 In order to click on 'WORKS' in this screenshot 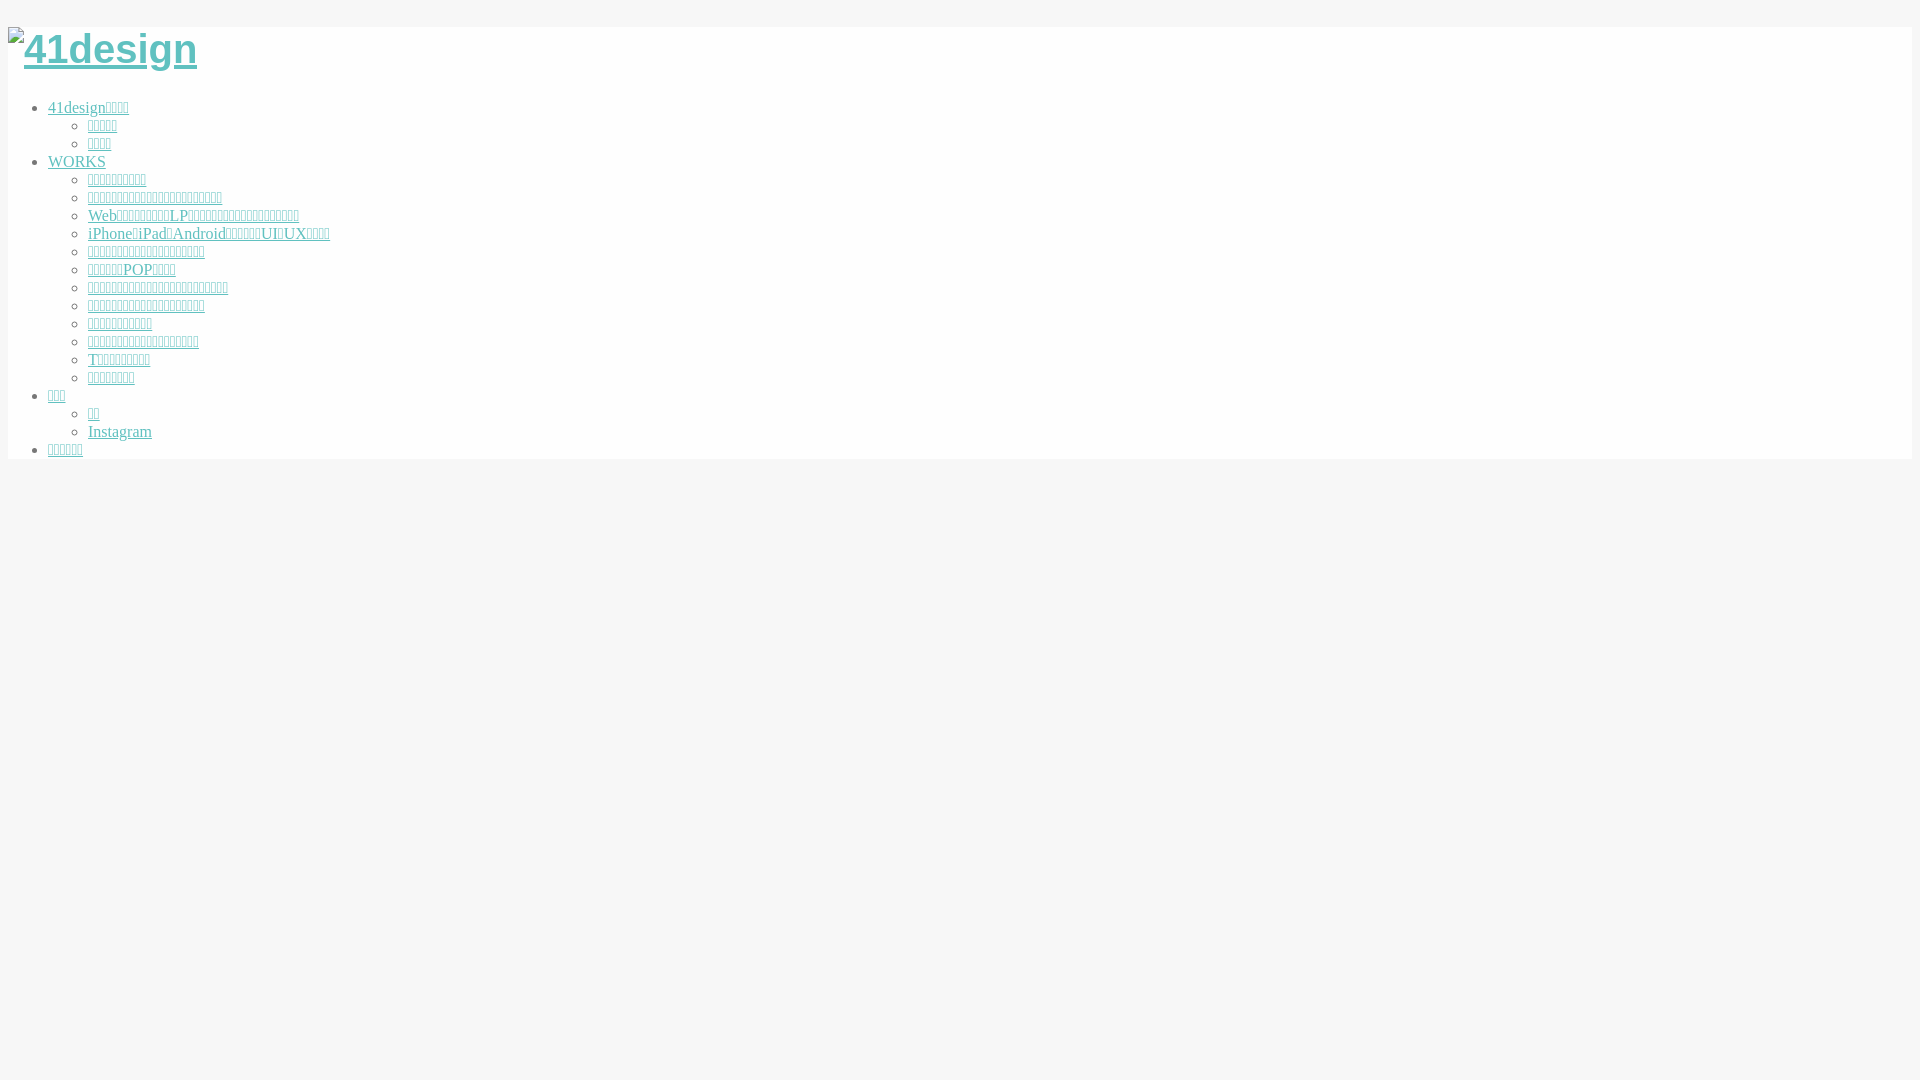, I will do `click(48, 161)`.